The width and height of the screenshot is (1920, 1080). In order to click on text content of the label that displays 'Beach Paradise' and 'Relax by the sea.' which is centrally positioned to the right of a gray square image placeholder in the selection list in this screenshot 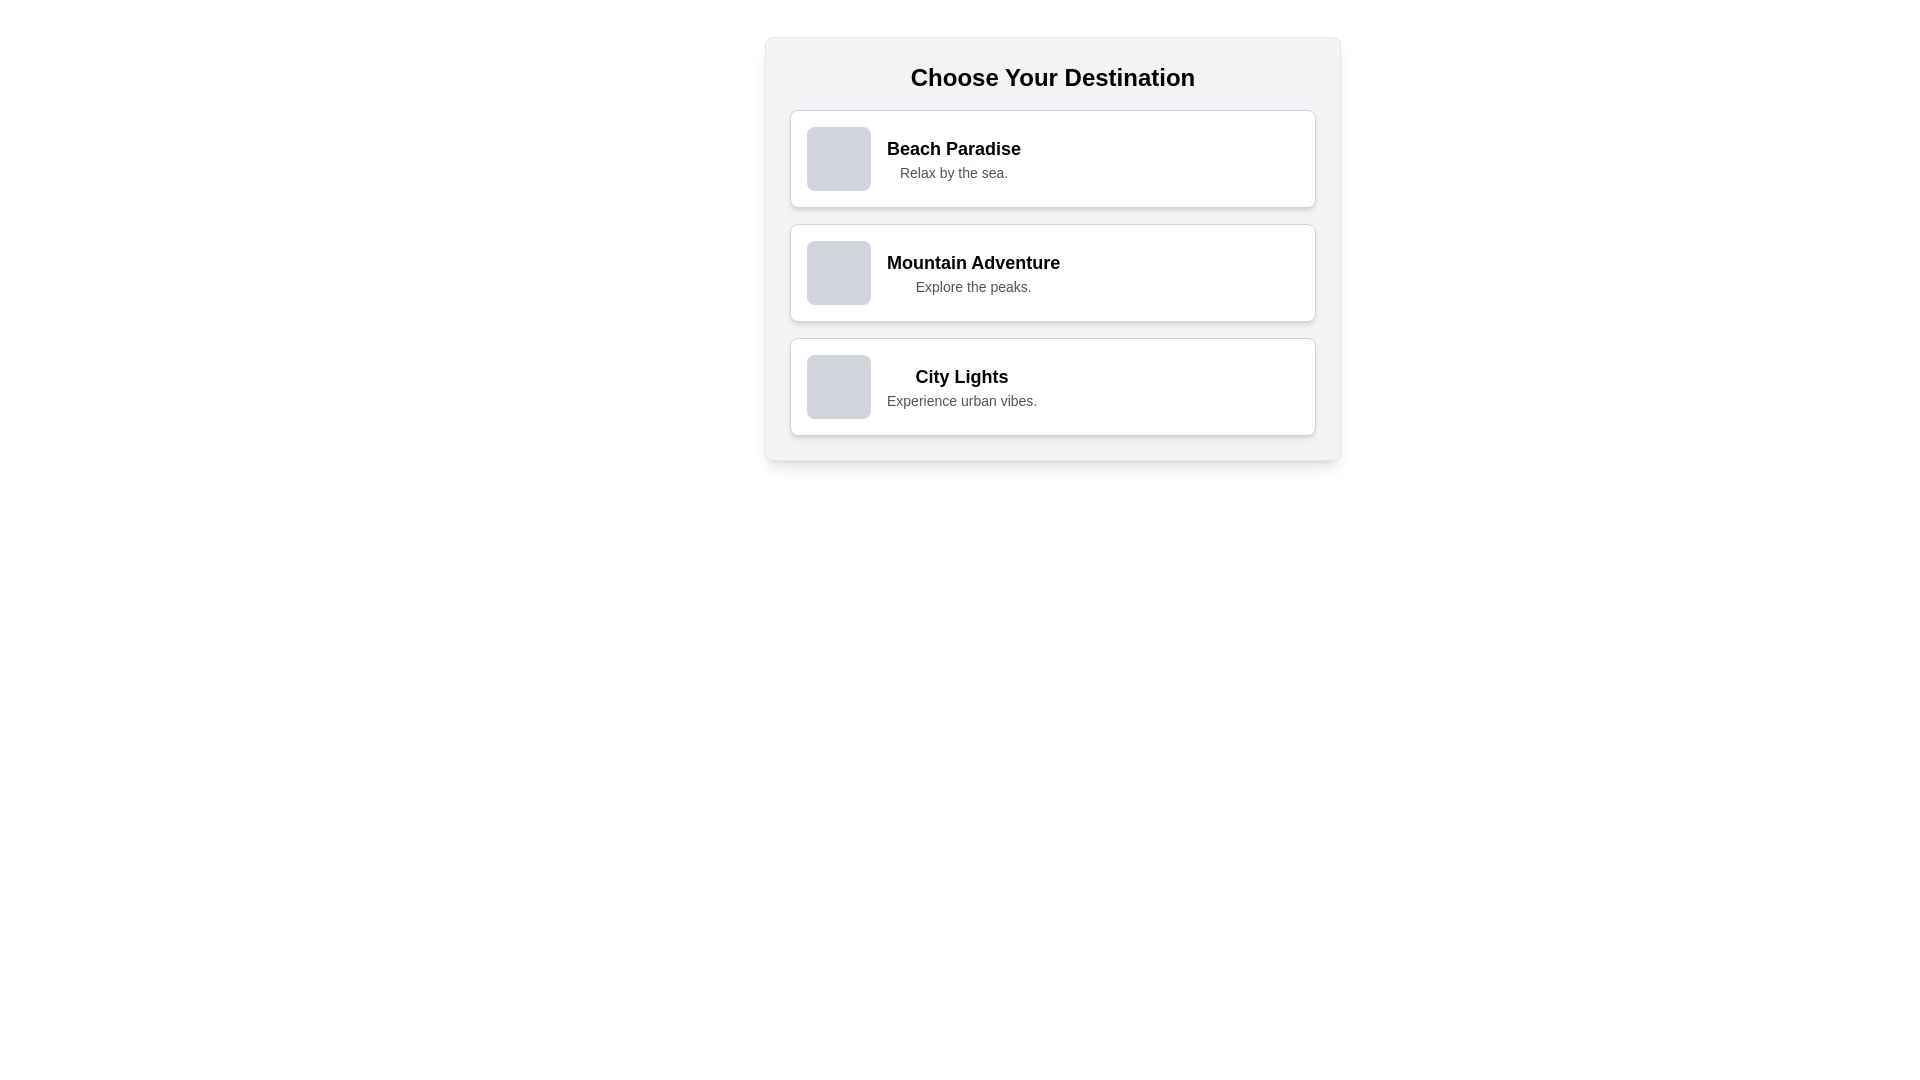, I will do `click(953, 157)`.